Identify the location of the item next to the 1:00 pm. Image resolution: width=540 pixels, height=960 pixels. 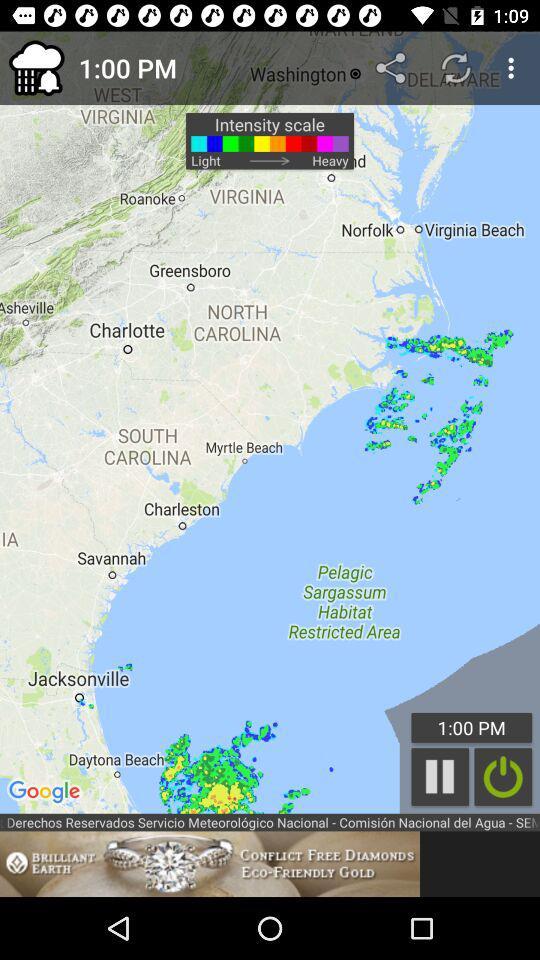
(36, 68).